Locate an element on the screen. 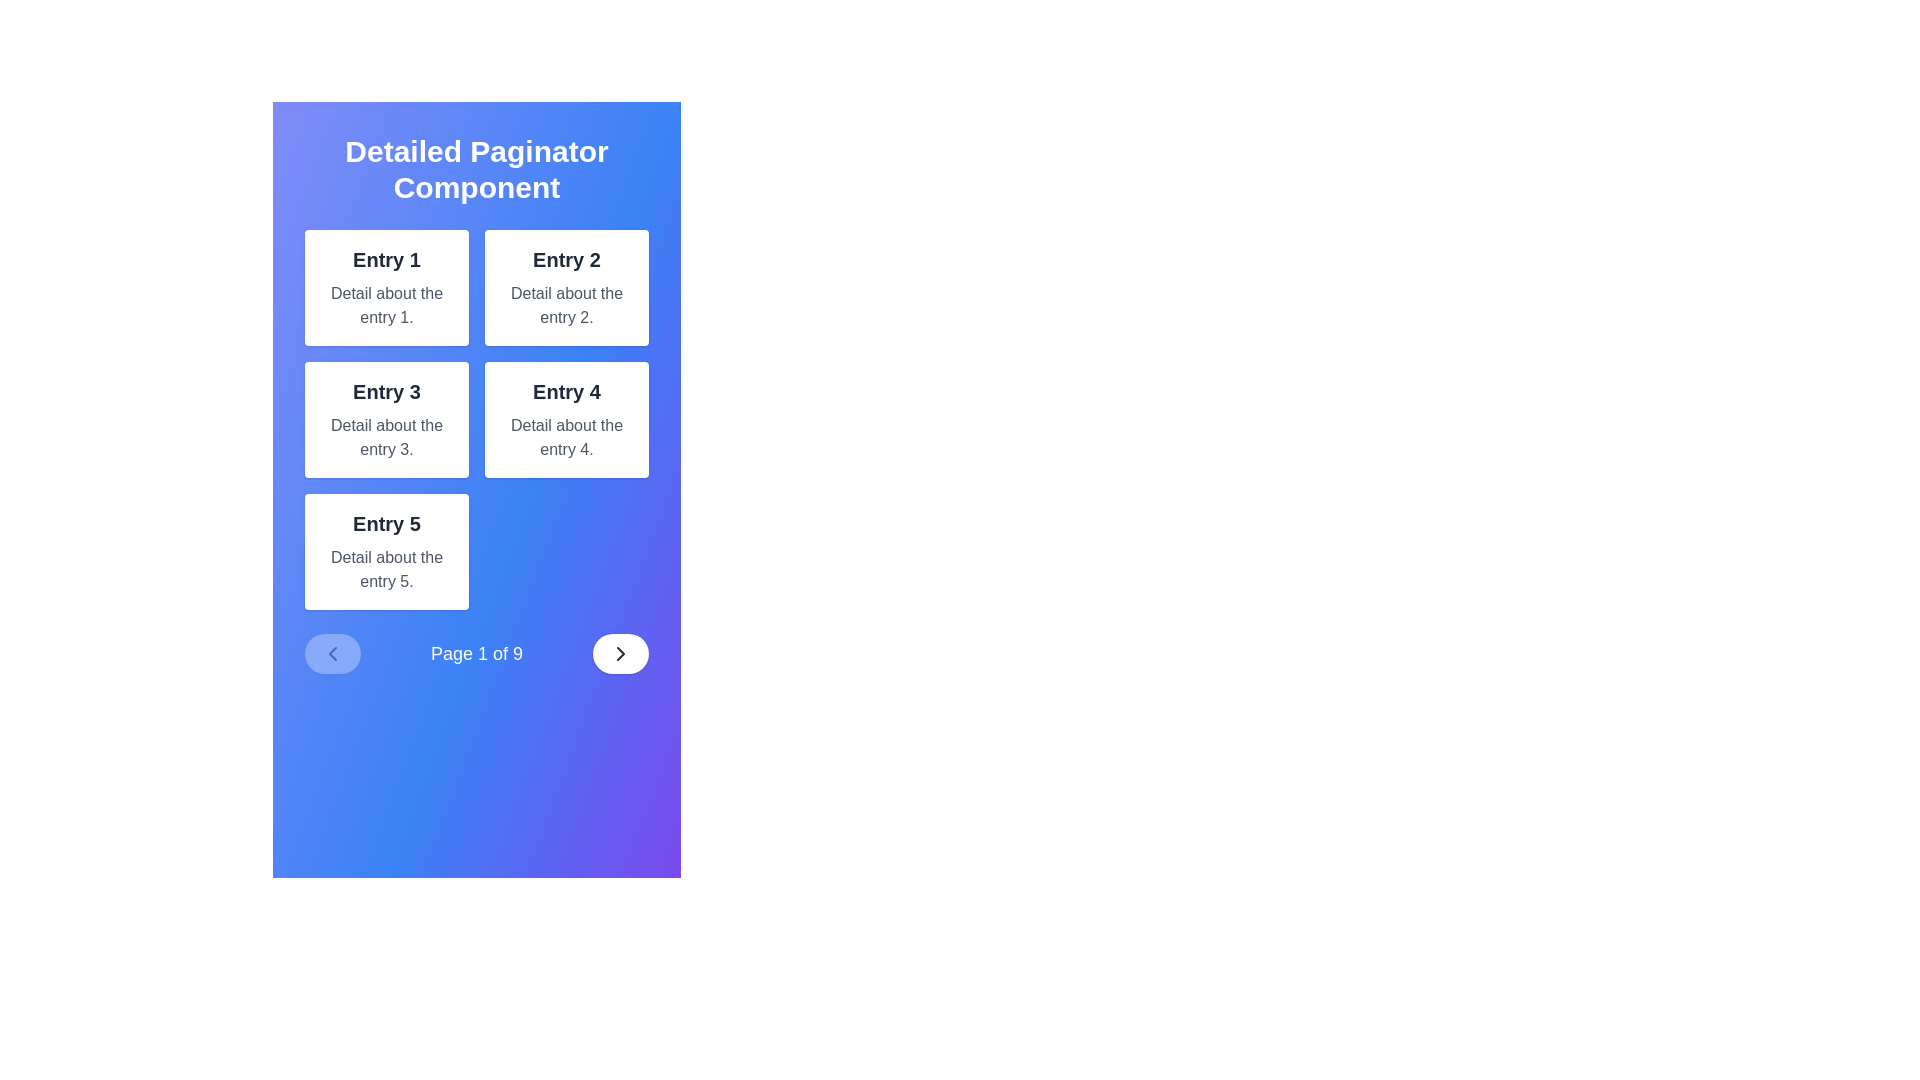 This screenshot has width=1920, height=1080. the left-pointing chevron arrow icon within the circular blue button located at the bottom left corner of the pagination interface is located at coordinates (332, 654).